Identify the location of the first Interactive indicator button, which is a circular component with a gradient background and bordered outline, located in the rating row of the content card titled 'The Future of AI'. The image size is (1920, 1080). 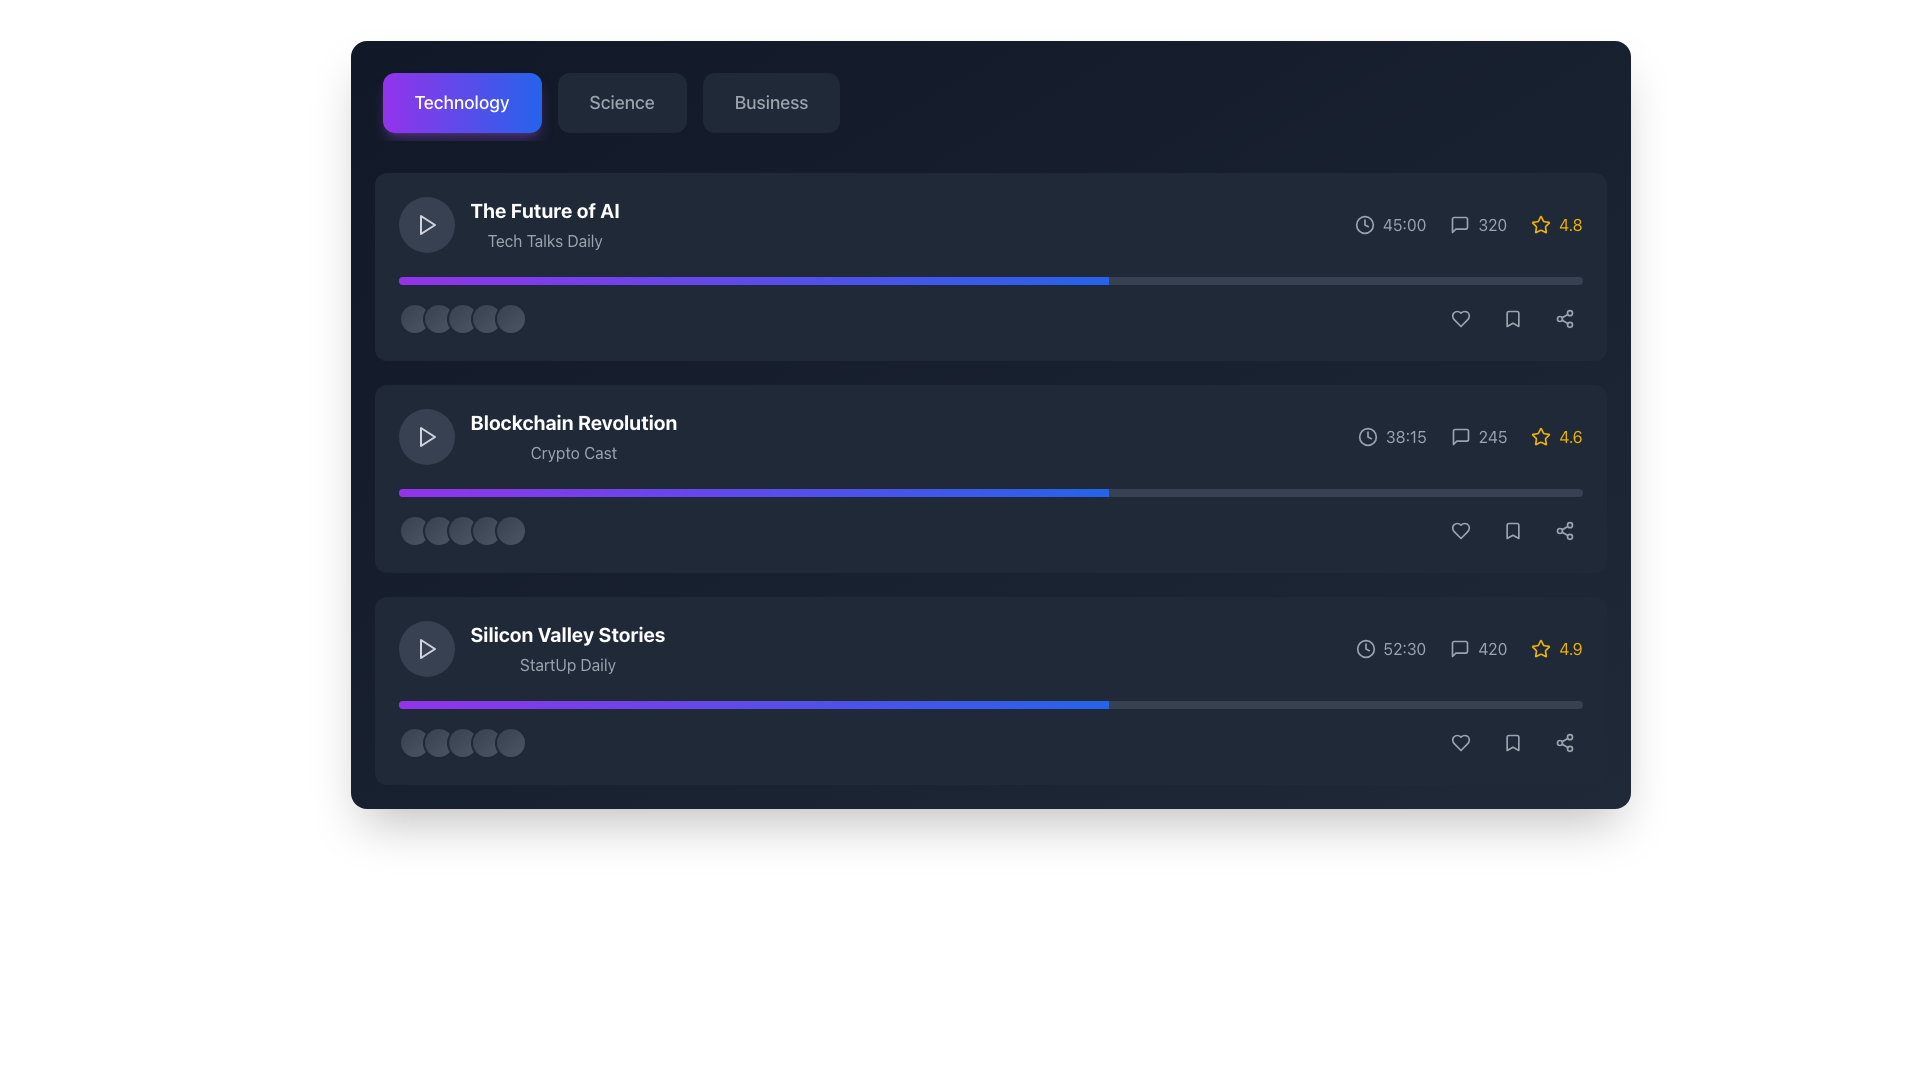
(413, 318).